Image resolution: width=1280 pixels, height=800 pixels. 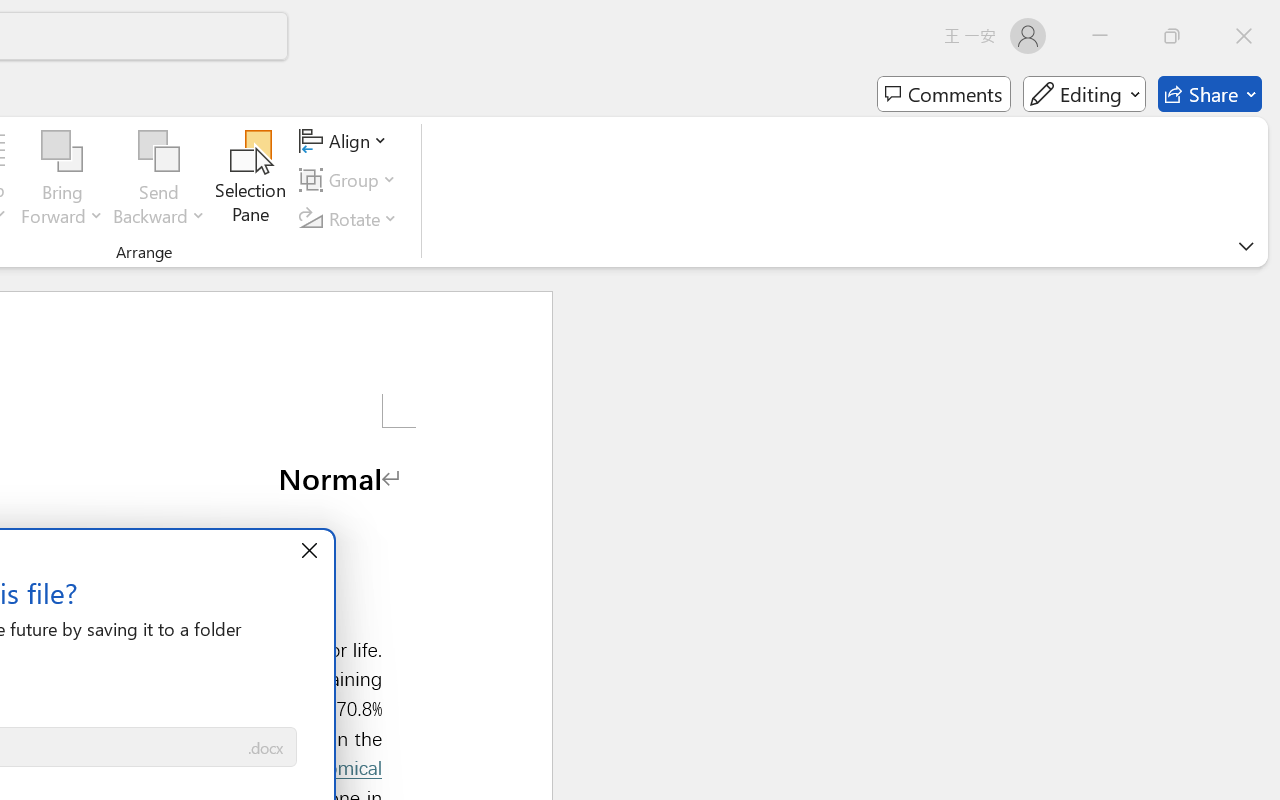 What do you see at coordinates (351, 218) in the screenshot?
I see `'Rotate'` at bounding box center [351, 218].